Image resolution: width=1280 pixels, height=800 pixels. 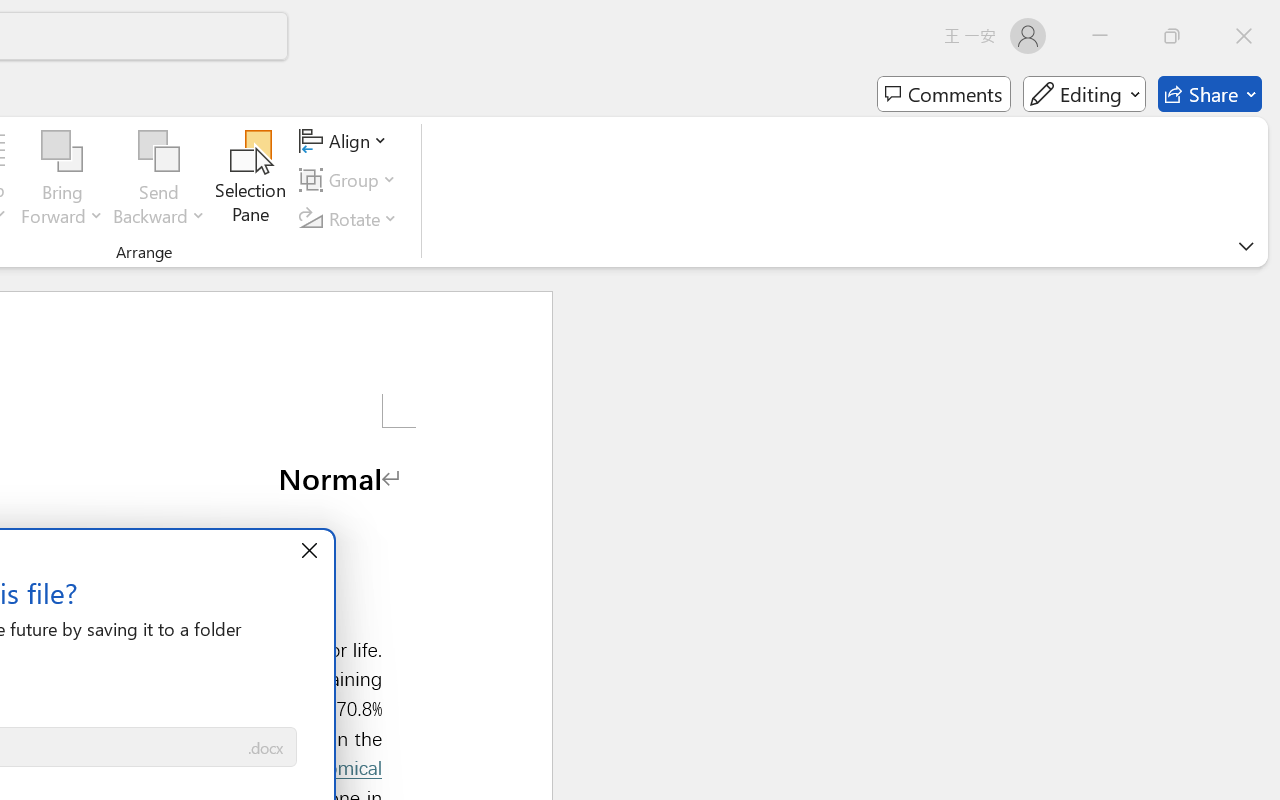 What do you see at coordinates (351, 218) in the screenshot?
I see `'Rotate'` at bounding box center [351, 218].